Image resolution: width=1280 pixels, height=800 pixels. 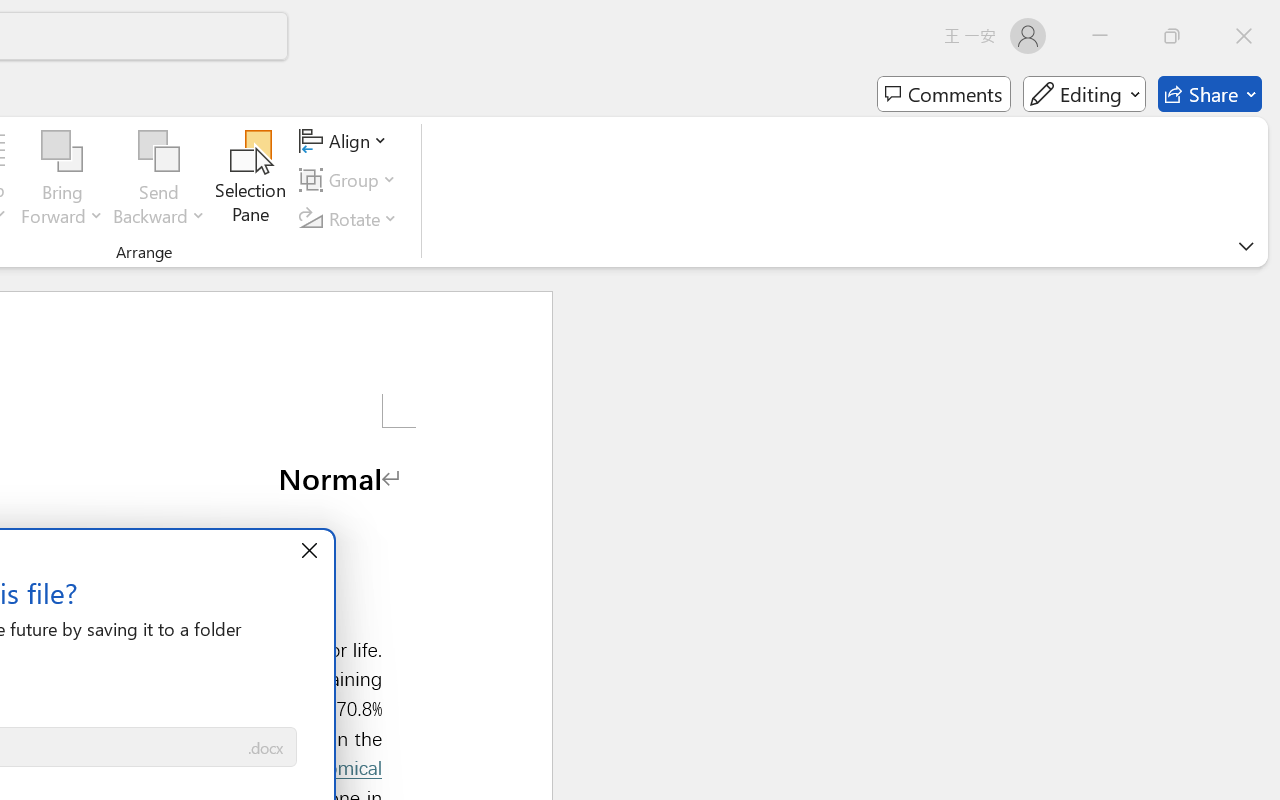 What do you see at coordinates (351, 218) in the screenshot?
I see `'Rotate'` at bounding box center [351, 218].